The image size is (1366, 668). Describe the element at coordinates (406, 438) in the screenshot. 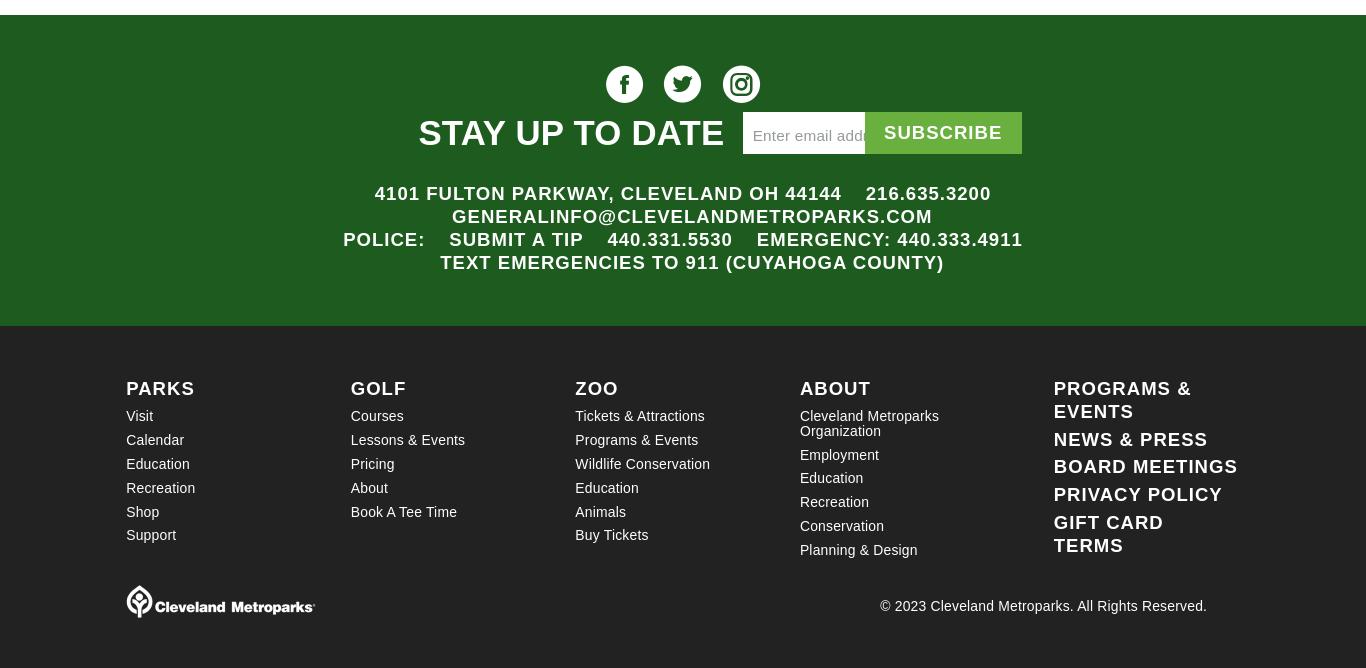

I see `'Lessons & Events'` at that location.